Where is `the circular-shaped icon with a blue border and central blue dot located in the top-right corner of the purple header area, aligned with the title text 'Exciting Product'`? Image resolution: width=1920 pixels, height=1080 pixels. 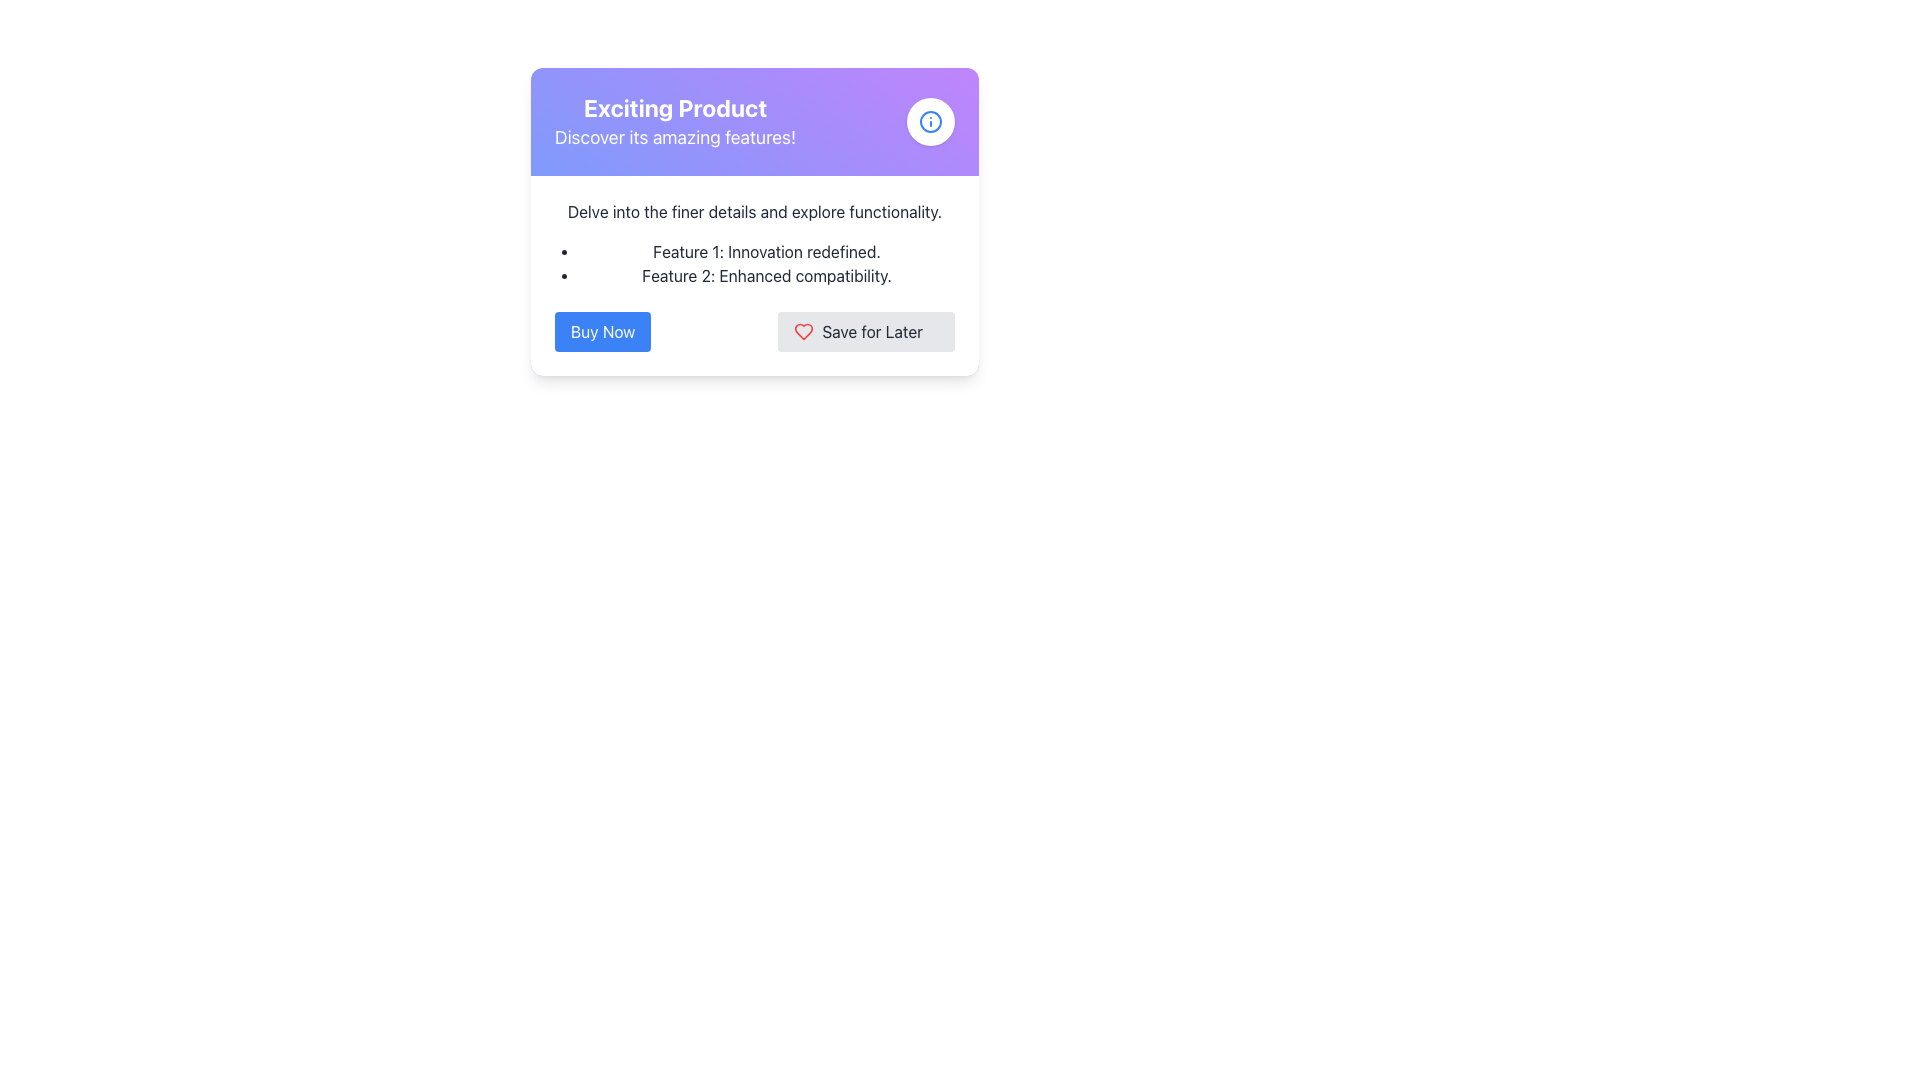
the circular-shaped icon with a blue border and central blue dot located in the top-right corner of the purple header area, aligned with the title text 'Exciting Product' is located at coordinates (930, 122).